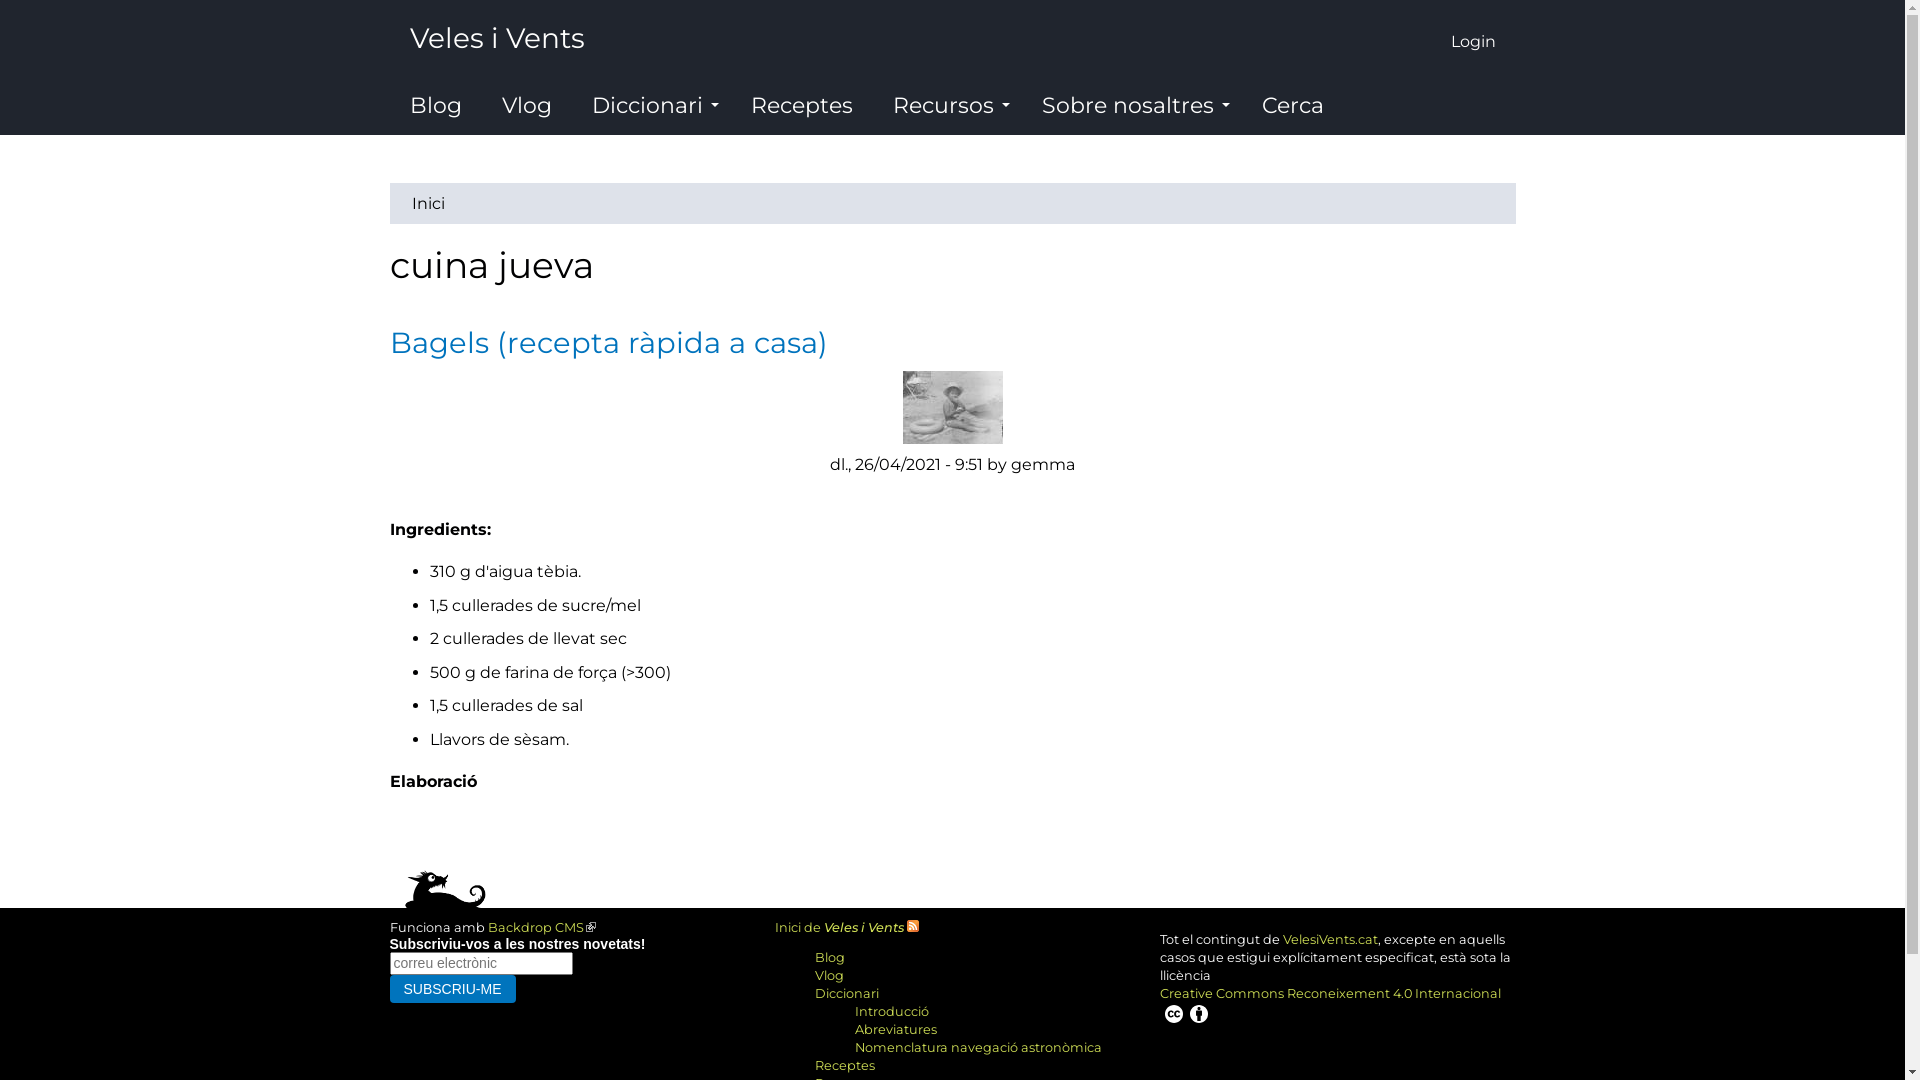 The image size is (1920, 1080). Describe the element at coordinates (1282, 939) in the screenshot. I see `'VelesiVents.cat'` at that location.